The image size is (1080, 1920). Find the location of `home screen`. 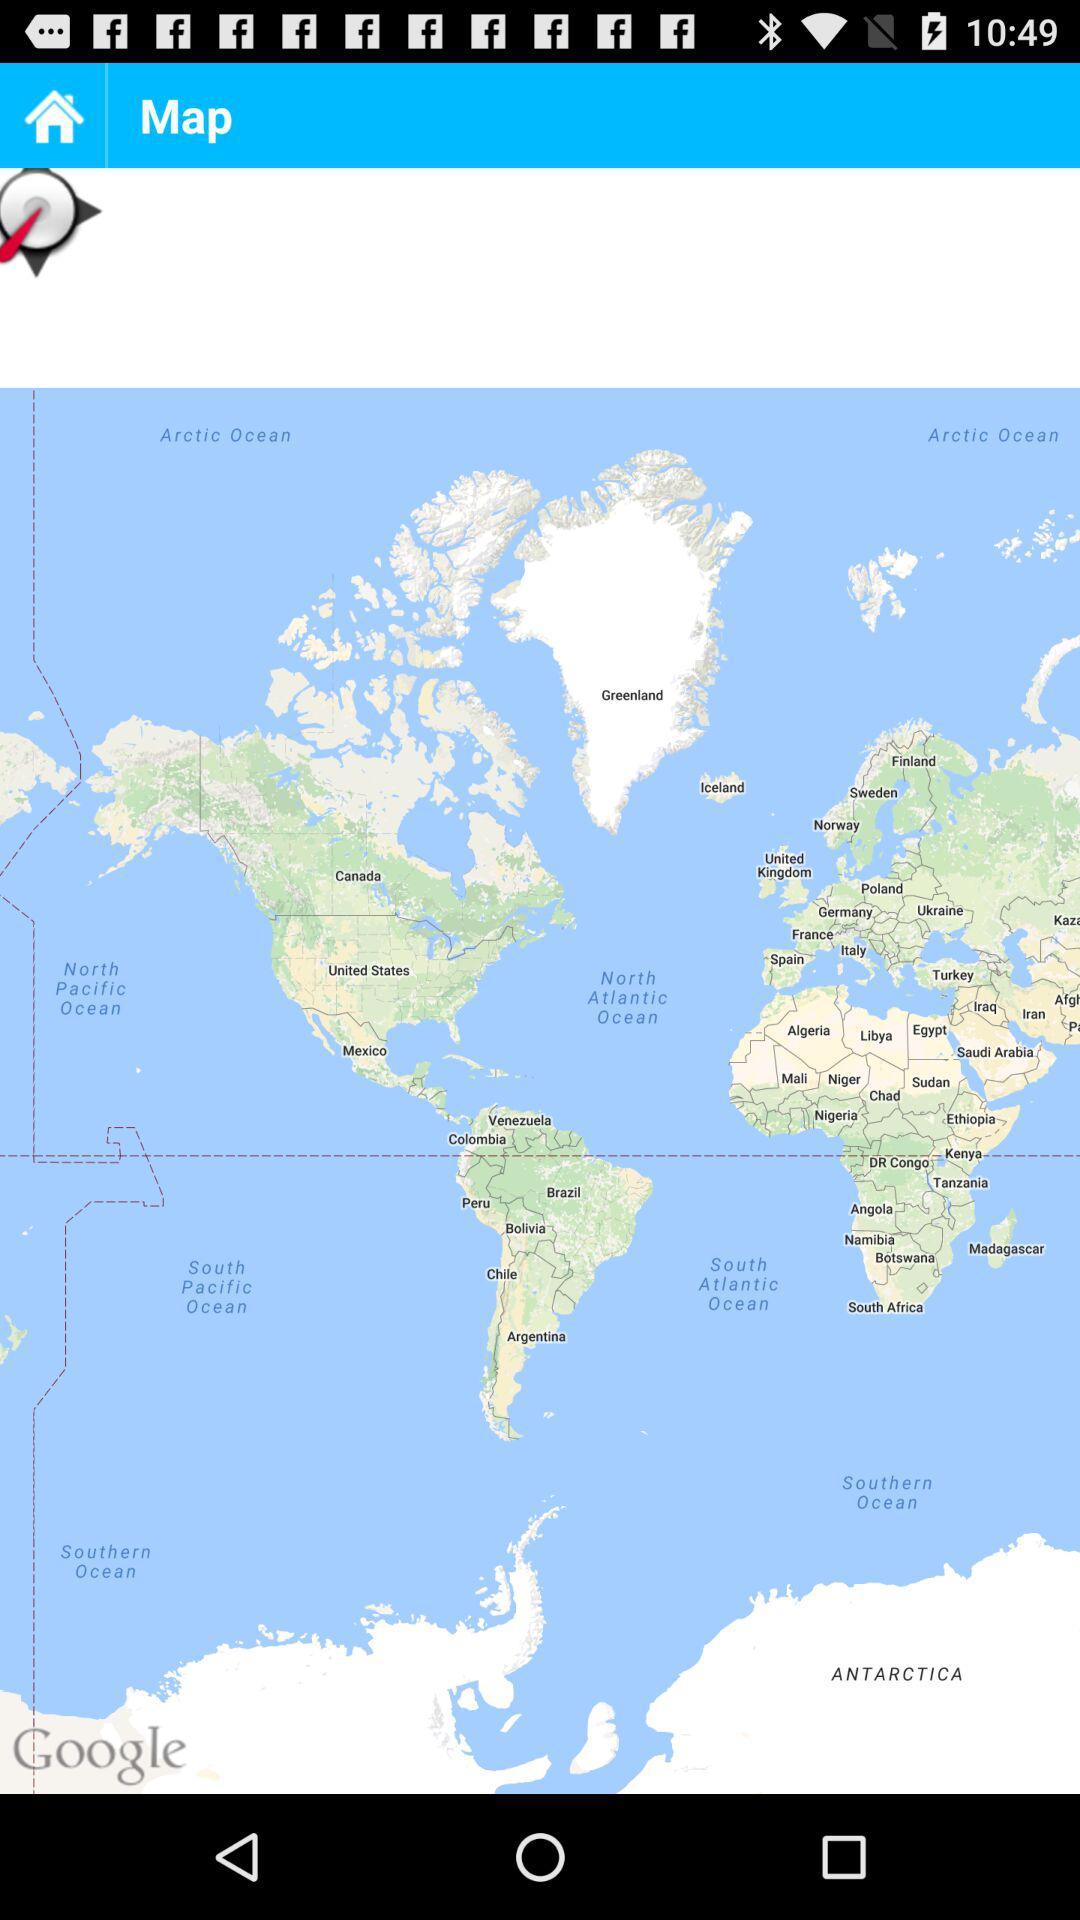

home screen is located at coordinates (51, 114).